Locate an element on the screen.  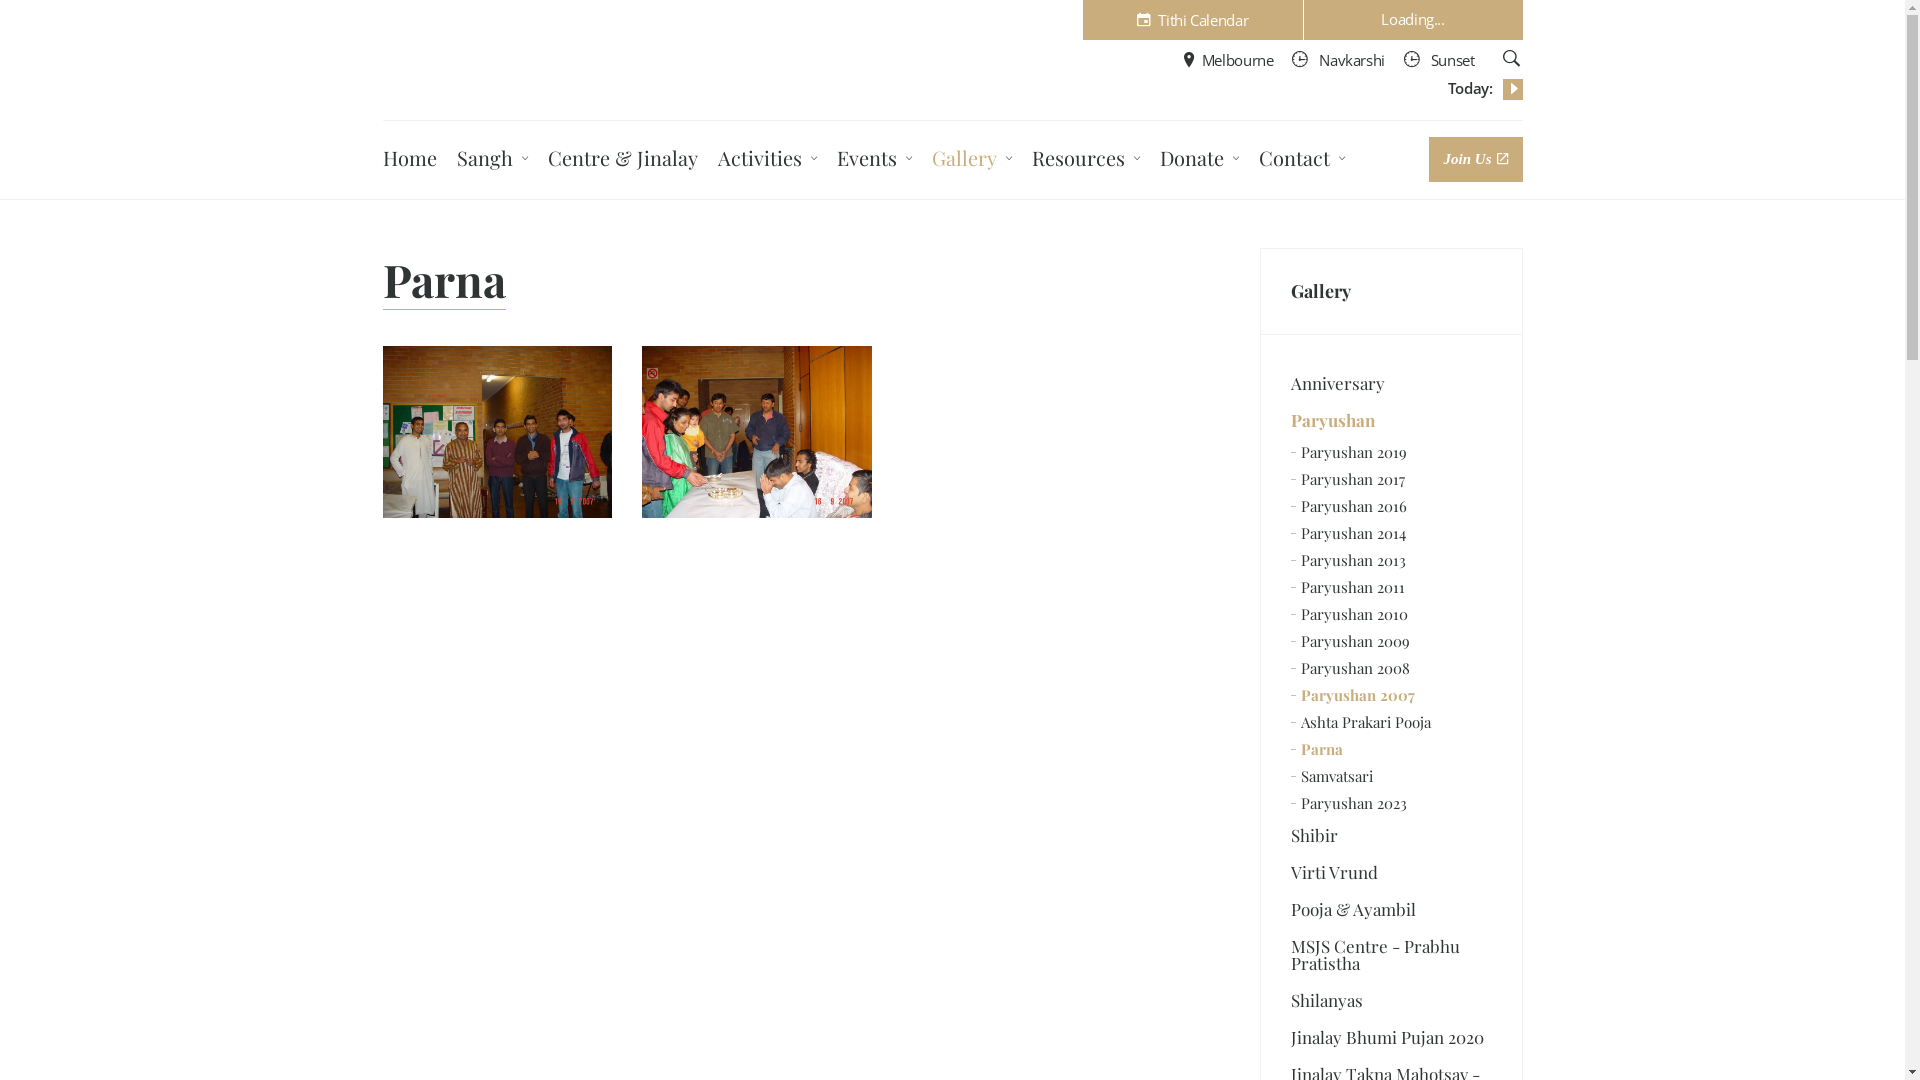
'Donate' is located at coordinates (1203, 160).